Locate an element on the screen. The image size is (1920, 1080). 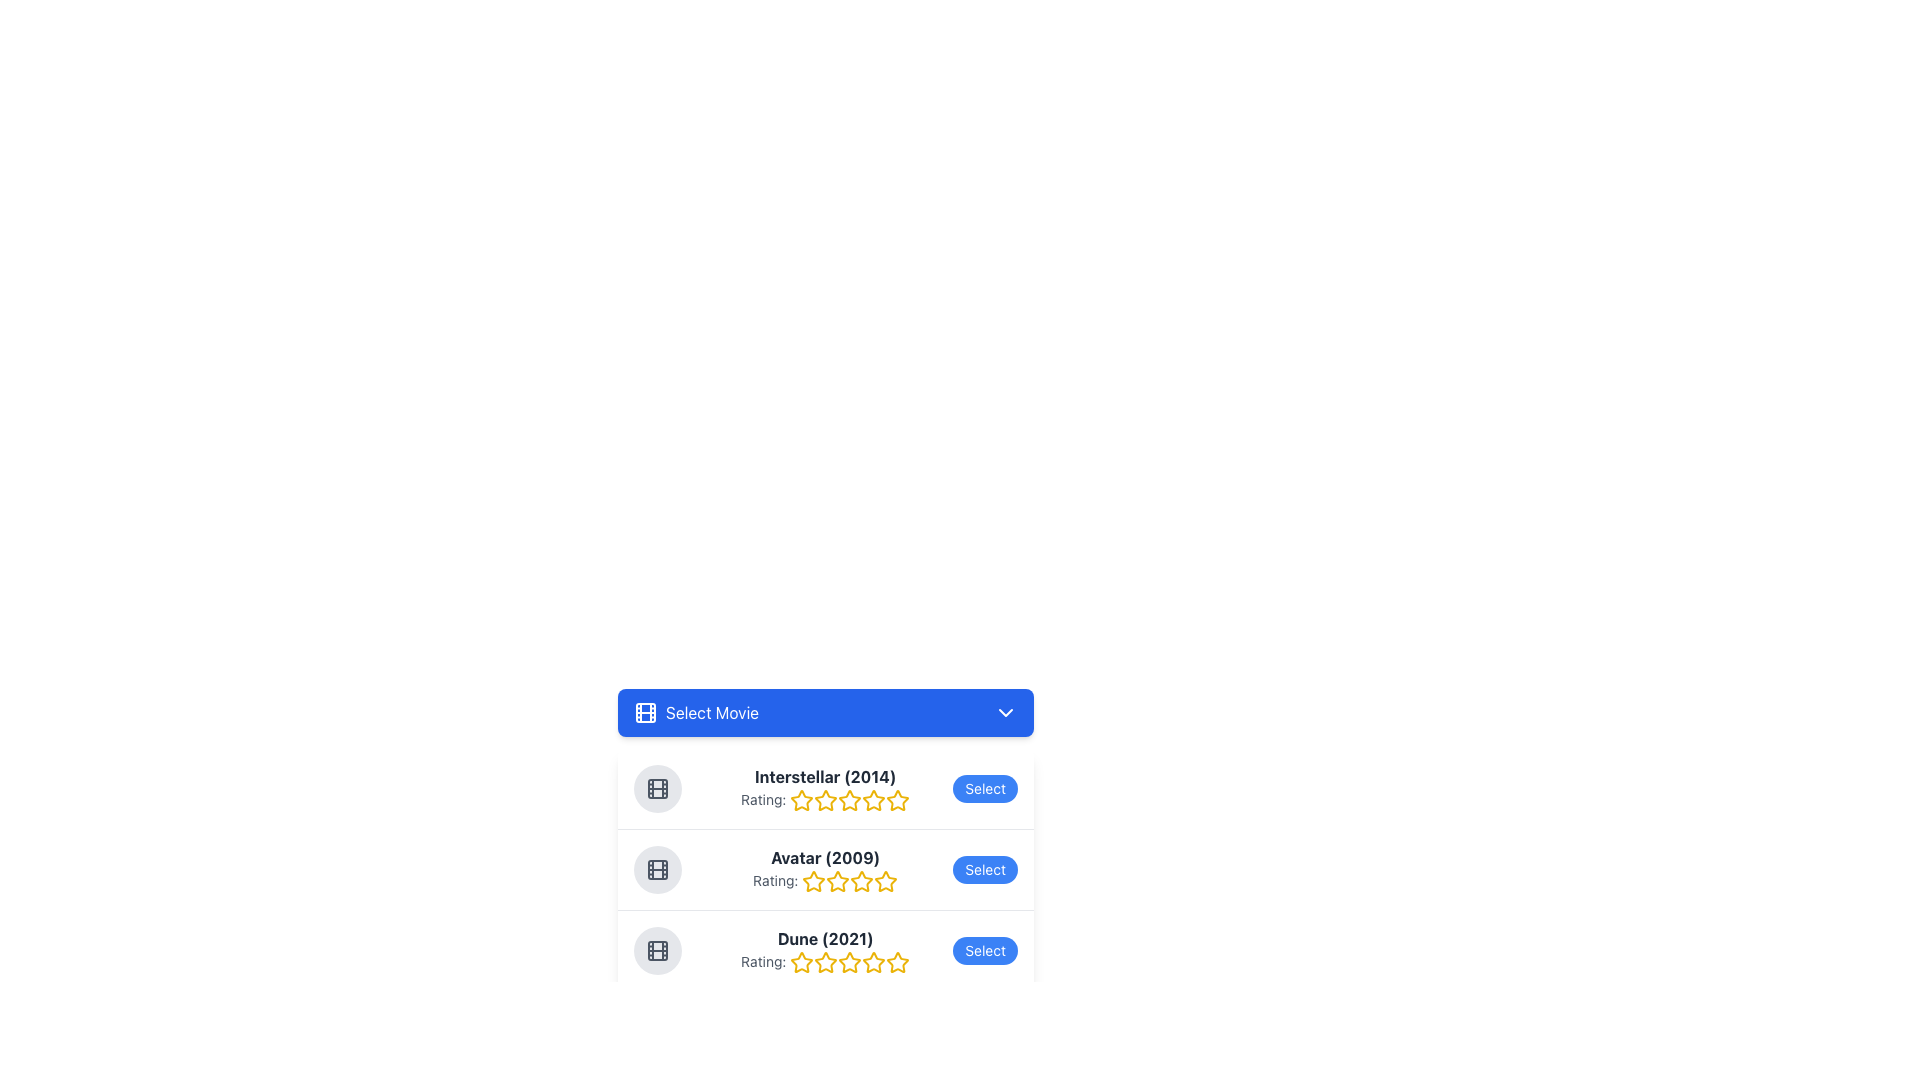
the fourth rating star for the movie 'Interstellar (2014)' is located at coordinates (874, 799).